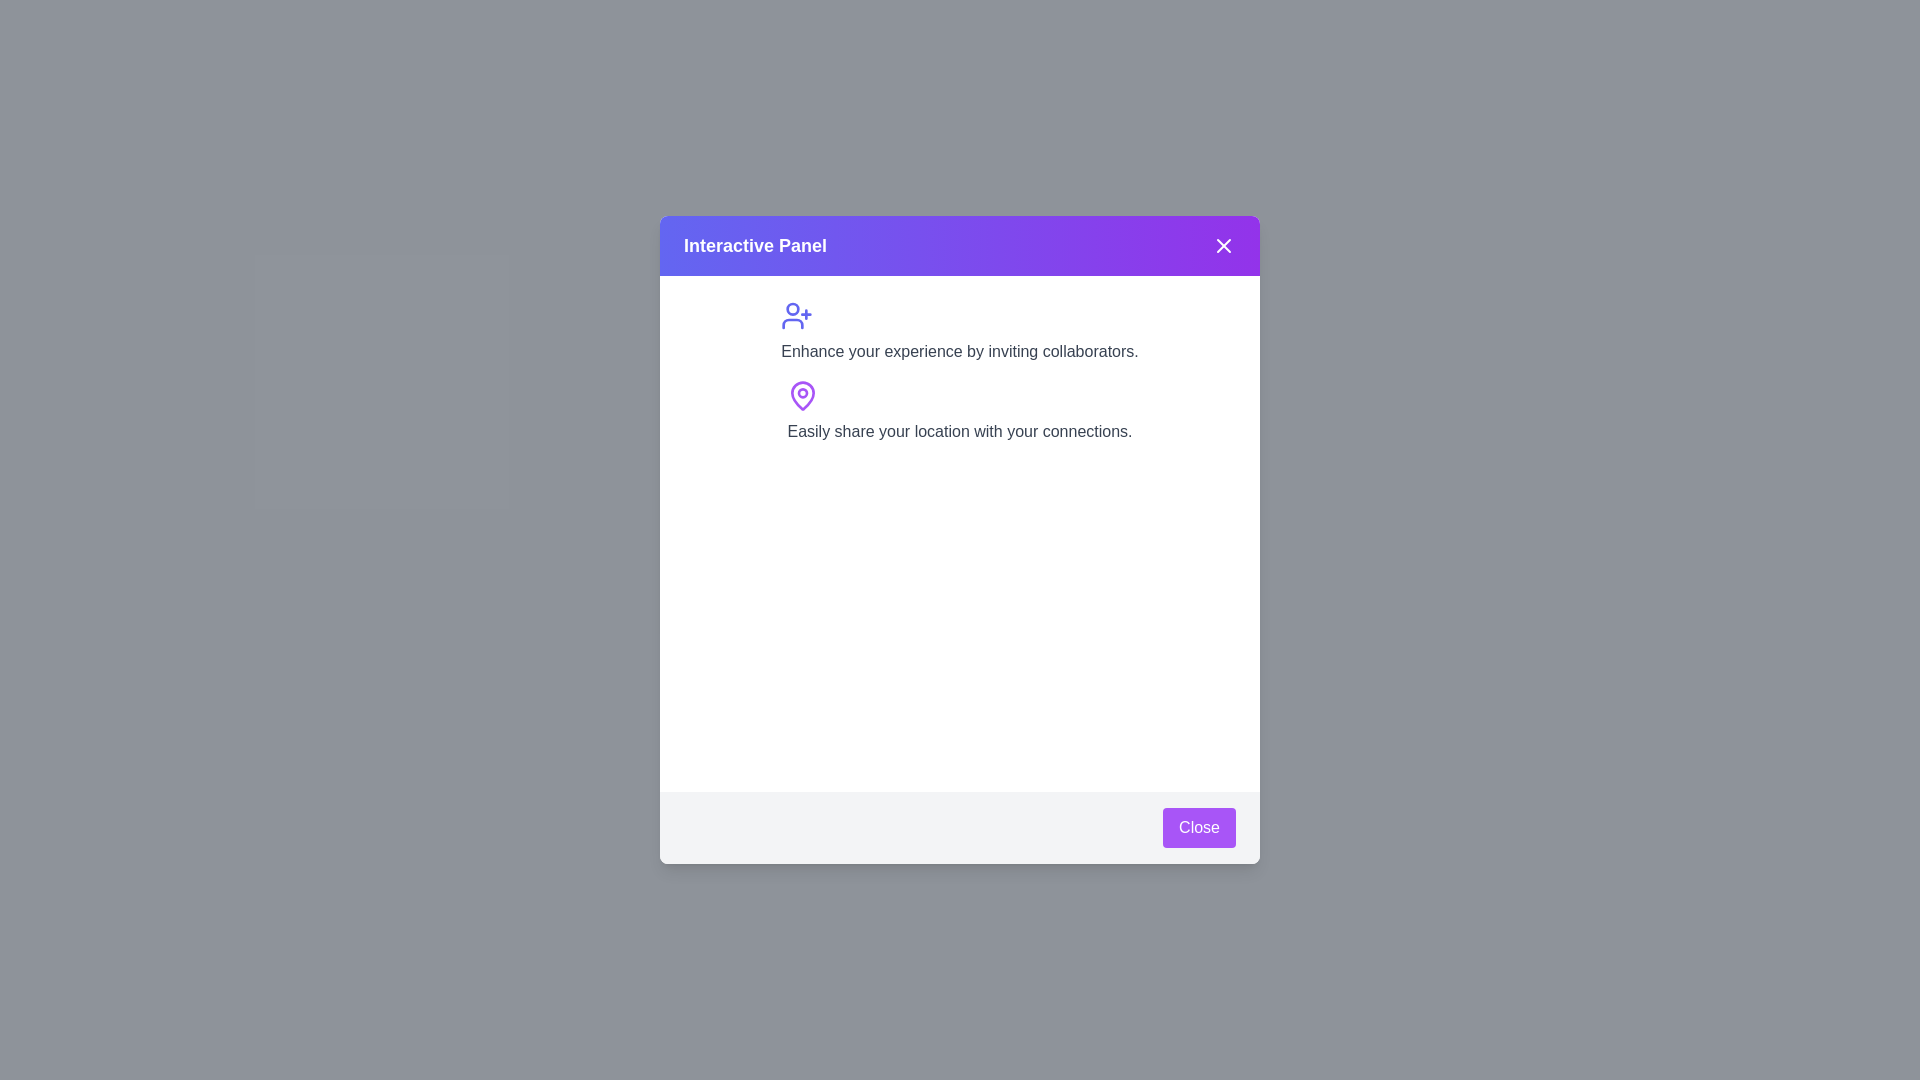 Image resolution: width=1920 pixels, height=1080 pixels. Describe the element at coordinates (796, 315) in the screenshot. I see `the icon positioned near the top of the modal interface, above the text 'Enhance your experience by inviting collaborators', to initiate an advanced action` at that location.